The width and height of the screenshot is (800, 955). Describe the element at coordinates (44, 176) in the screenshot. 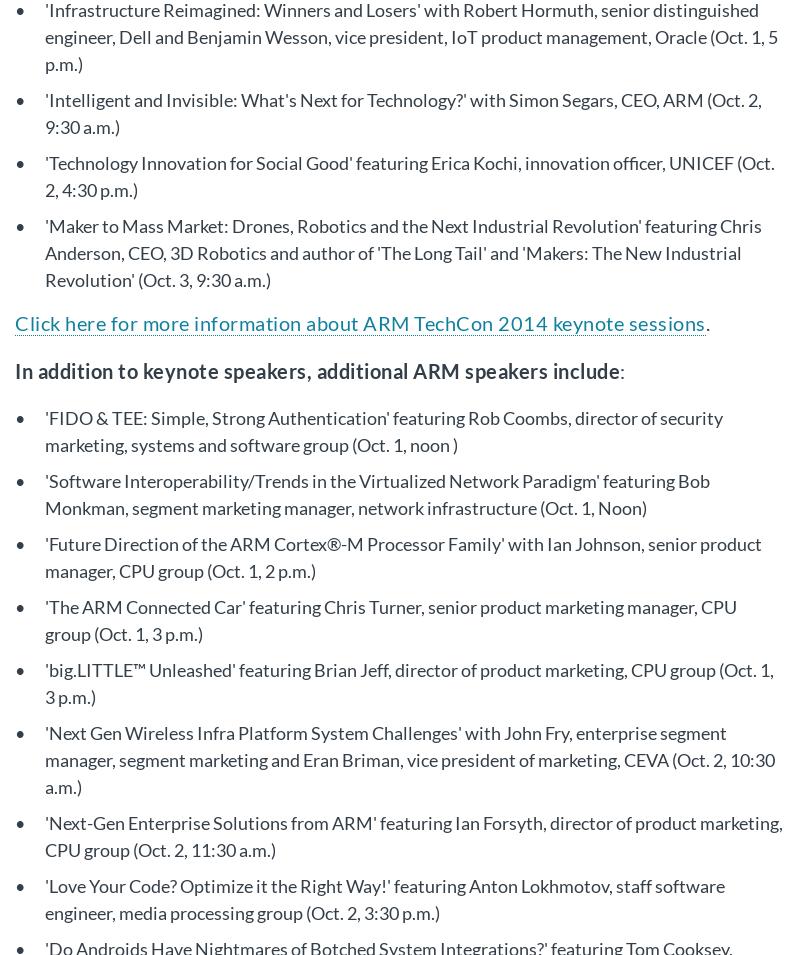

I see `''Technology Innovation for Social Good' featuring Erica Kochi, innovation officer, UNICEF (Oct. 2, 4:30 p.m.)'` at that location.